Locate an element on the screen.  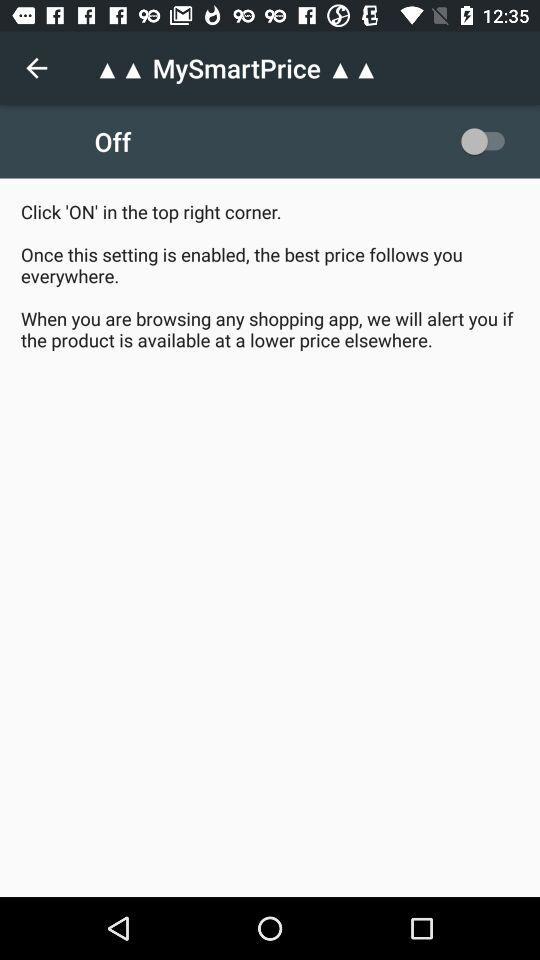
click on in item is located at coordinates (270, 275).